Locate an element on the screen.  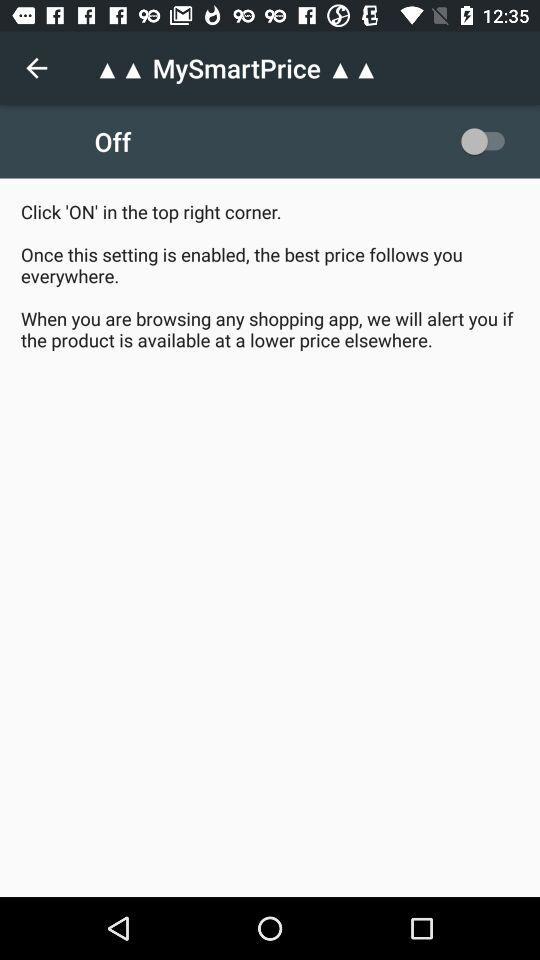
click on in item is located at coordinates (270, 275).